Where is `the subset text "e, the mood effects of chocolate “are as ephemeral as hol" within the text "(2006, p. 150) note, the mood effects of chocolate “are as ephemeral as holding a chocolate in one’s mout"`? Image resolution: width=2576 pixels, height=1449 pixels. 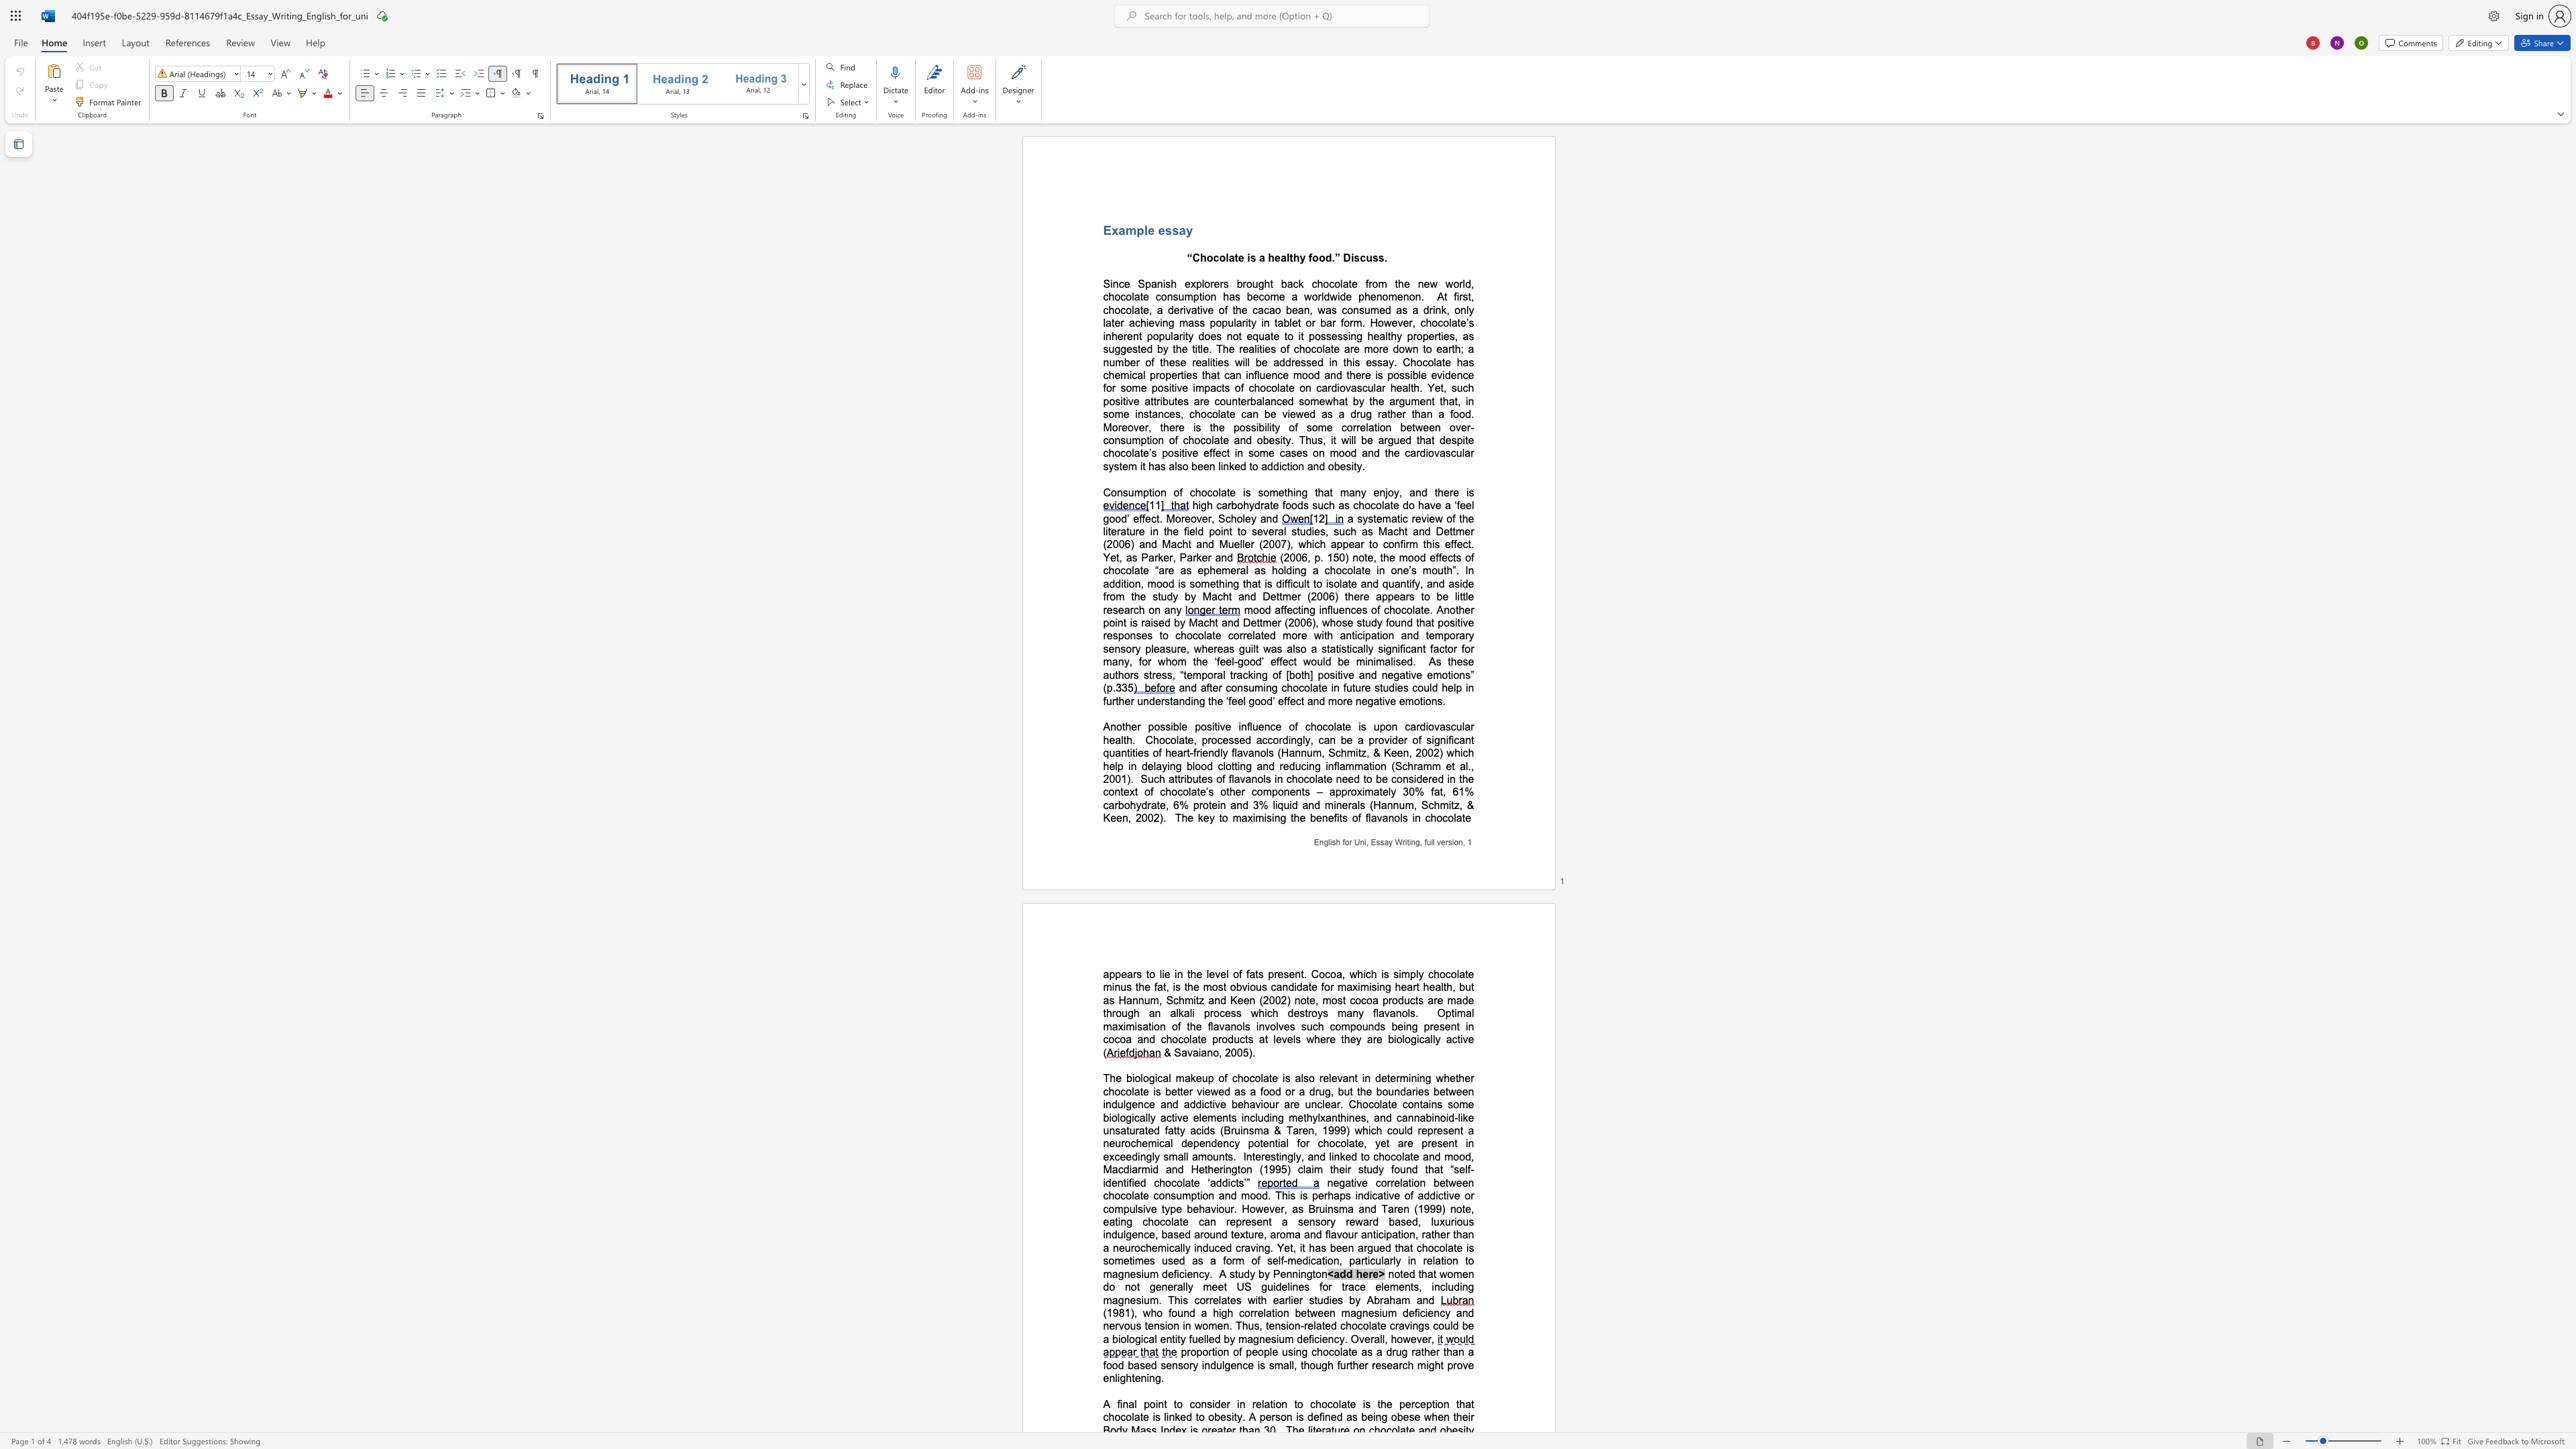
the subset text "e, the mood effects of chocolate “are as ephemeral as hol" within the text "(2006, p. 150) note, the mood effects of chocolate “are as ephemeral as holding a chocolate in one’s mout" is located at coordinates (1366, 557).